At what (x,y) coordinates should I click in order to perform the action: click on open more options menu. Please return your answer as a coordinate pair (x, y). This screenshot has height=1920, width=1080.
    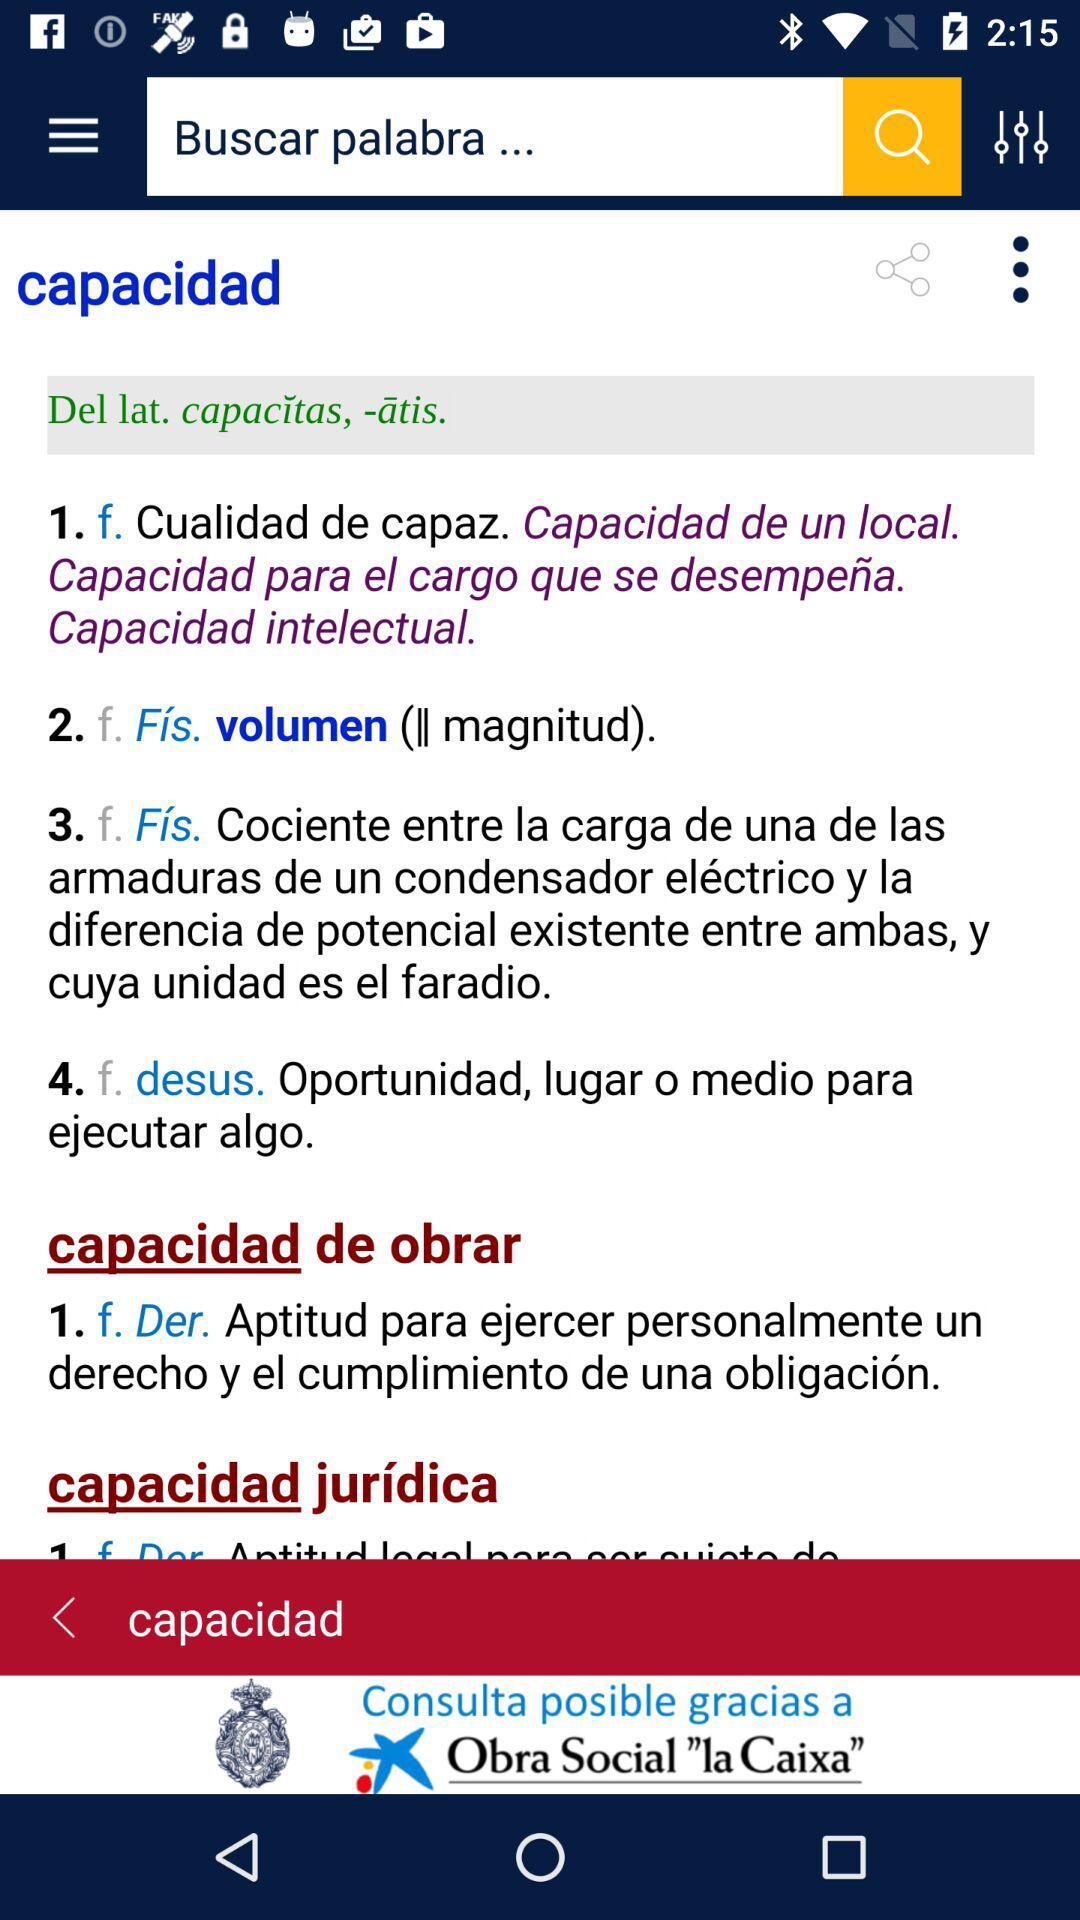
    Looking at the image, I should click on (1020, 135).